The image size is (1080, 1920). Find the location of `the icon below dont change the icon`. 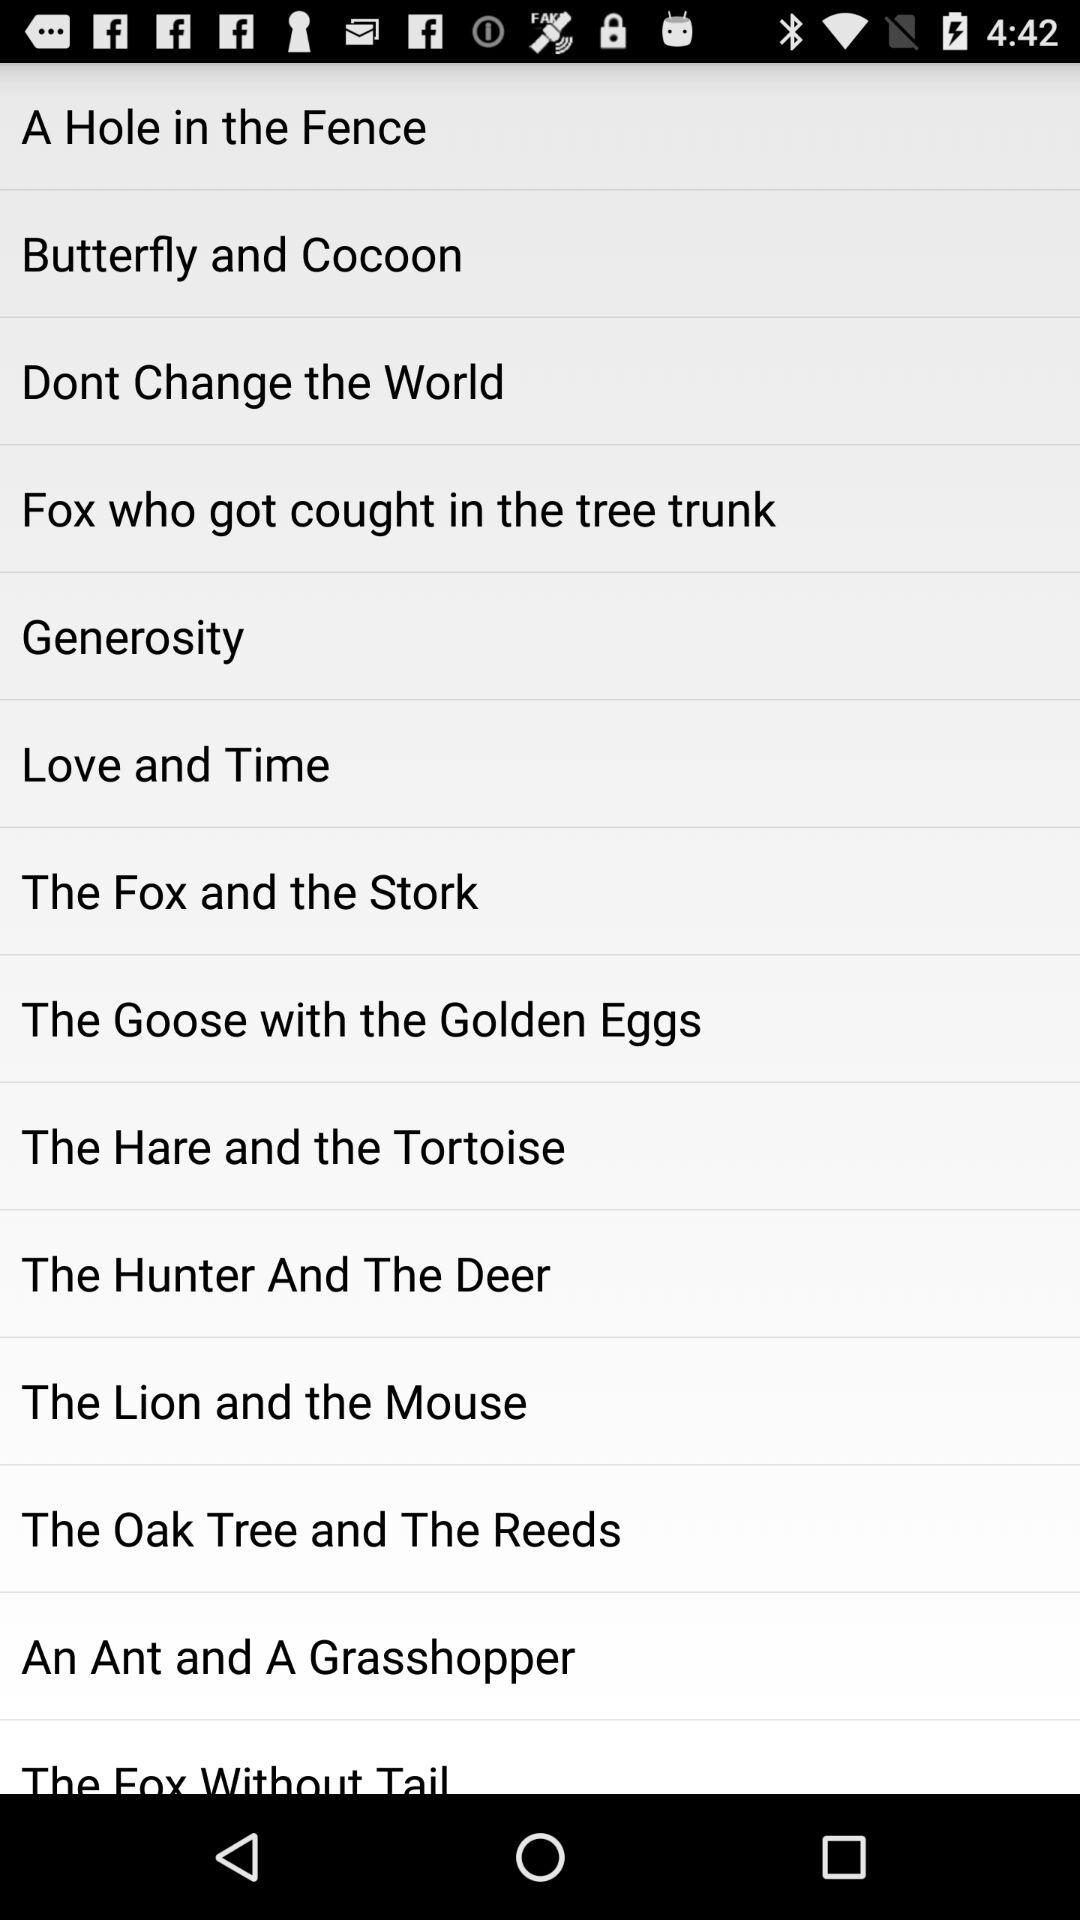

the icon below dont change the icon is located at coordinates (540, 508).